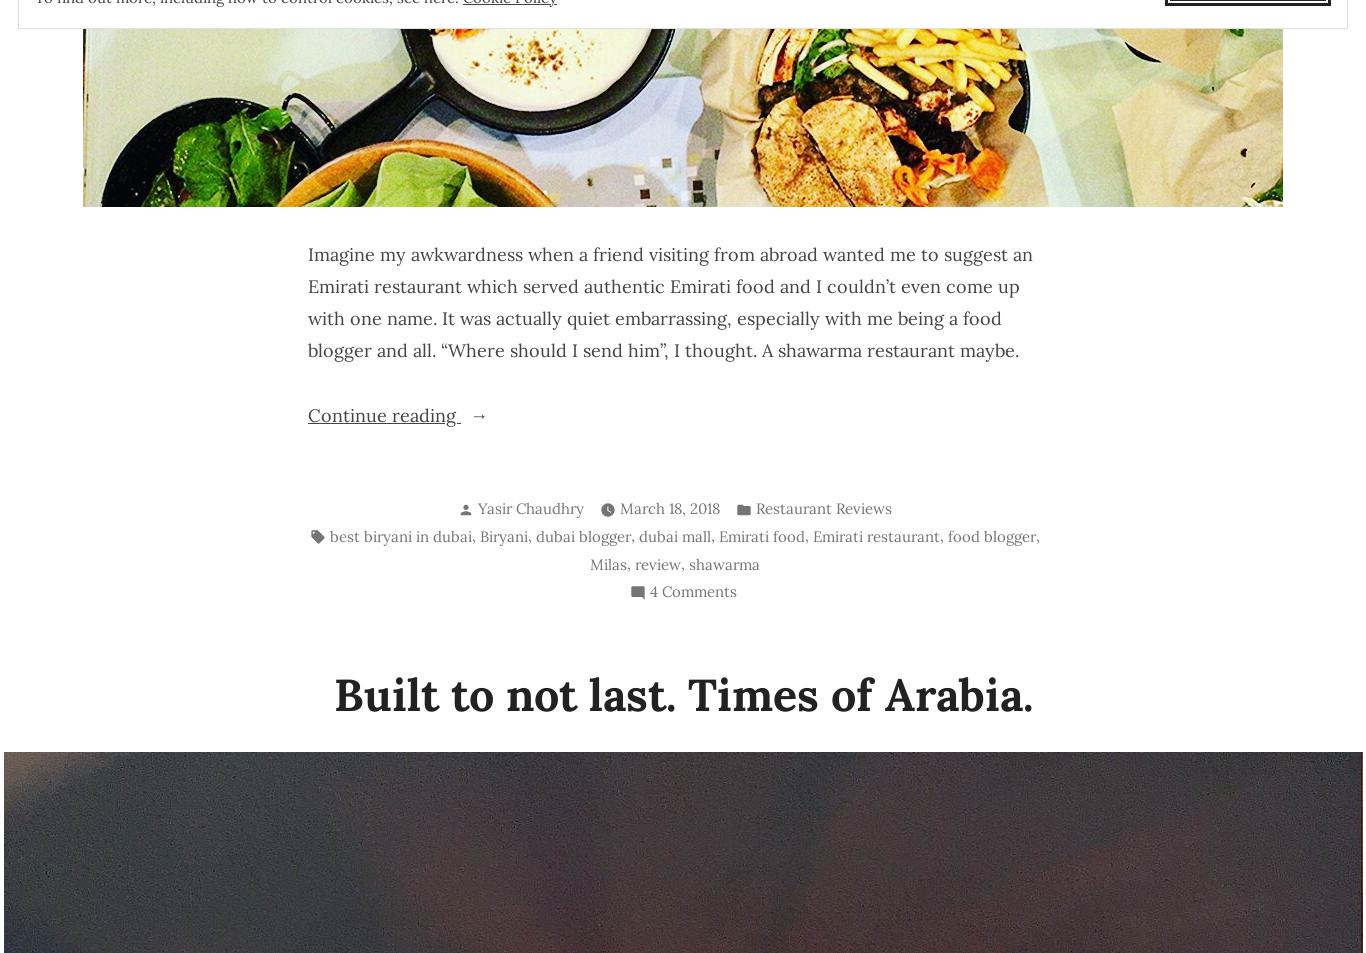 The width and height of the screenshot is (1366, 953). I want to click on 'Yasir Chaudhry', so click(530, 508).